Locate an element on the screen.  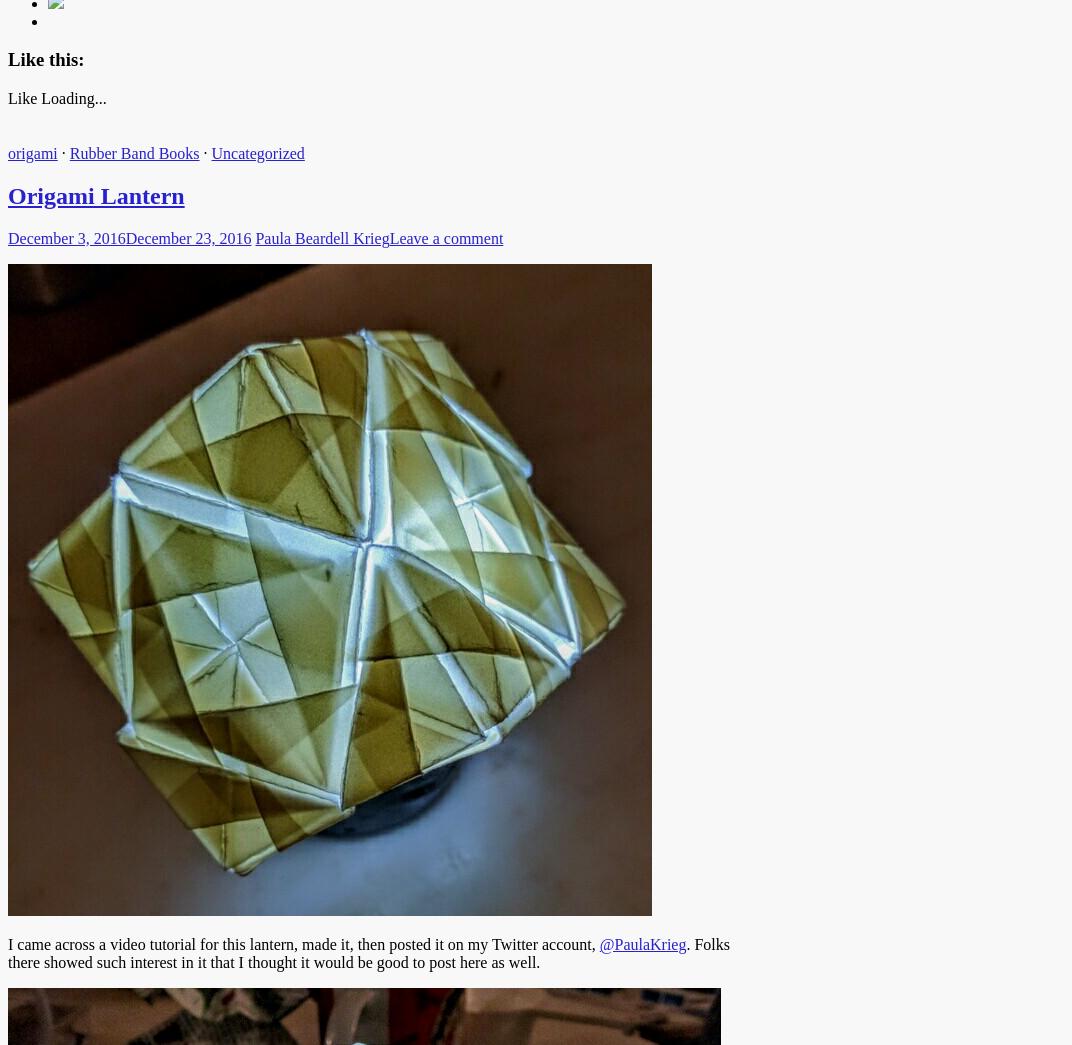
'. Folks there showed such interest in it that I thought it would be good to post here as well.' is located at coordinates (368, 951).